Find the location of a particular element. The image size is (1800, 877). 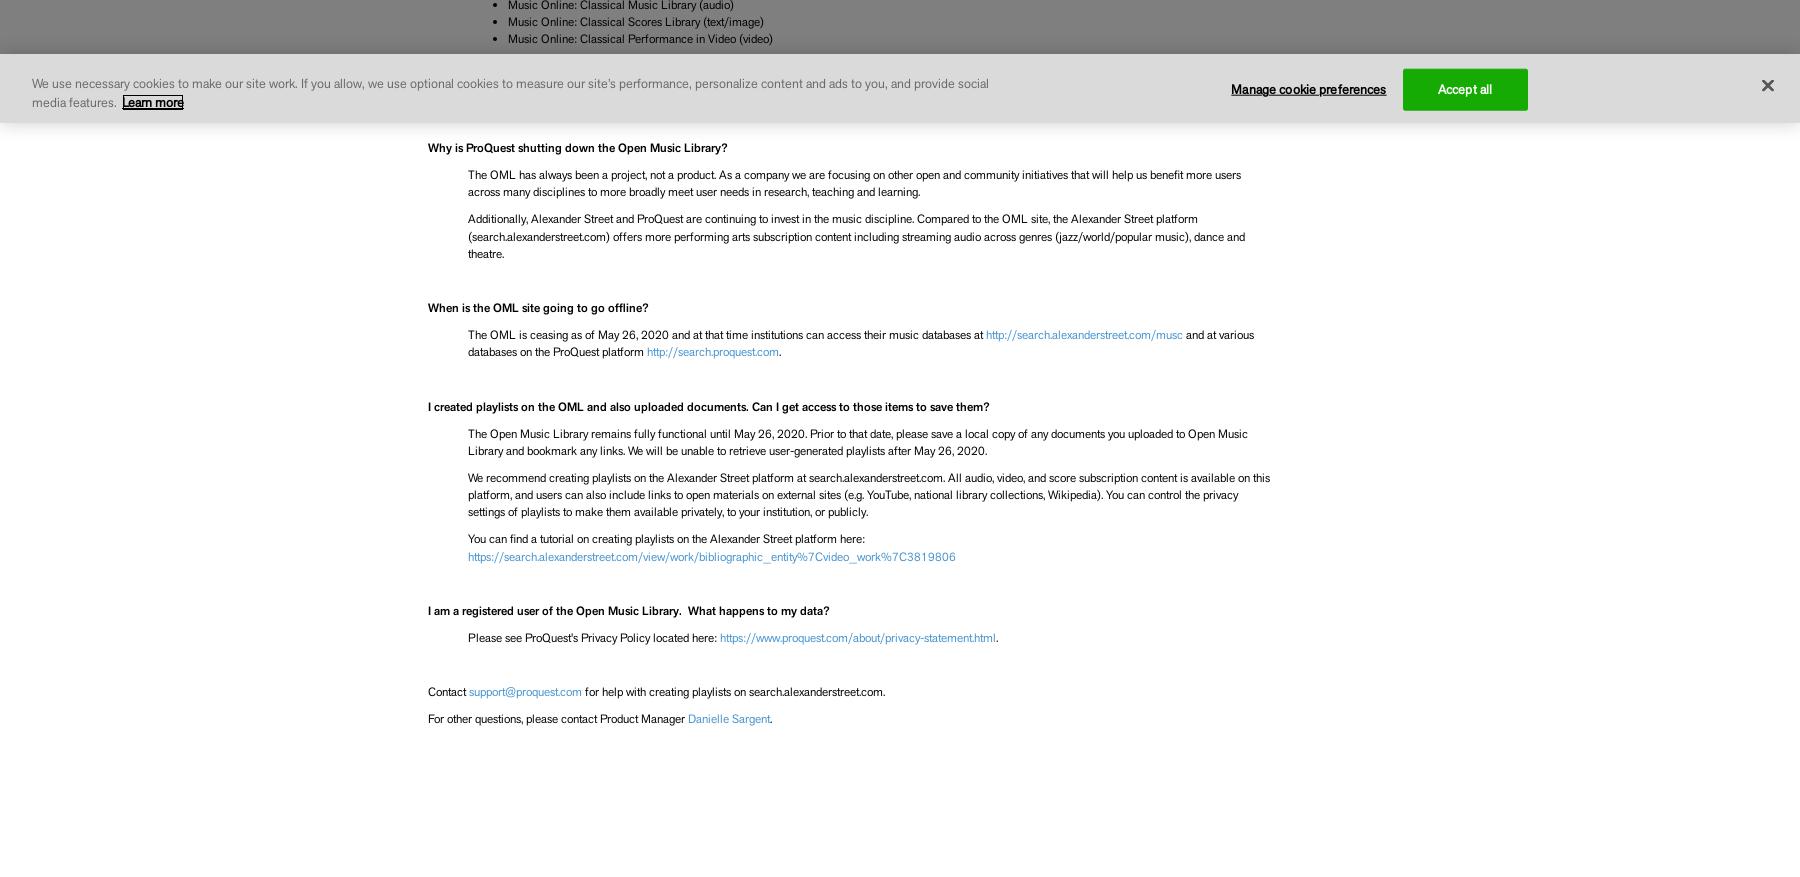

'Music Online: Classical Performance in Video (video)' is located at coordinates (639, 38).